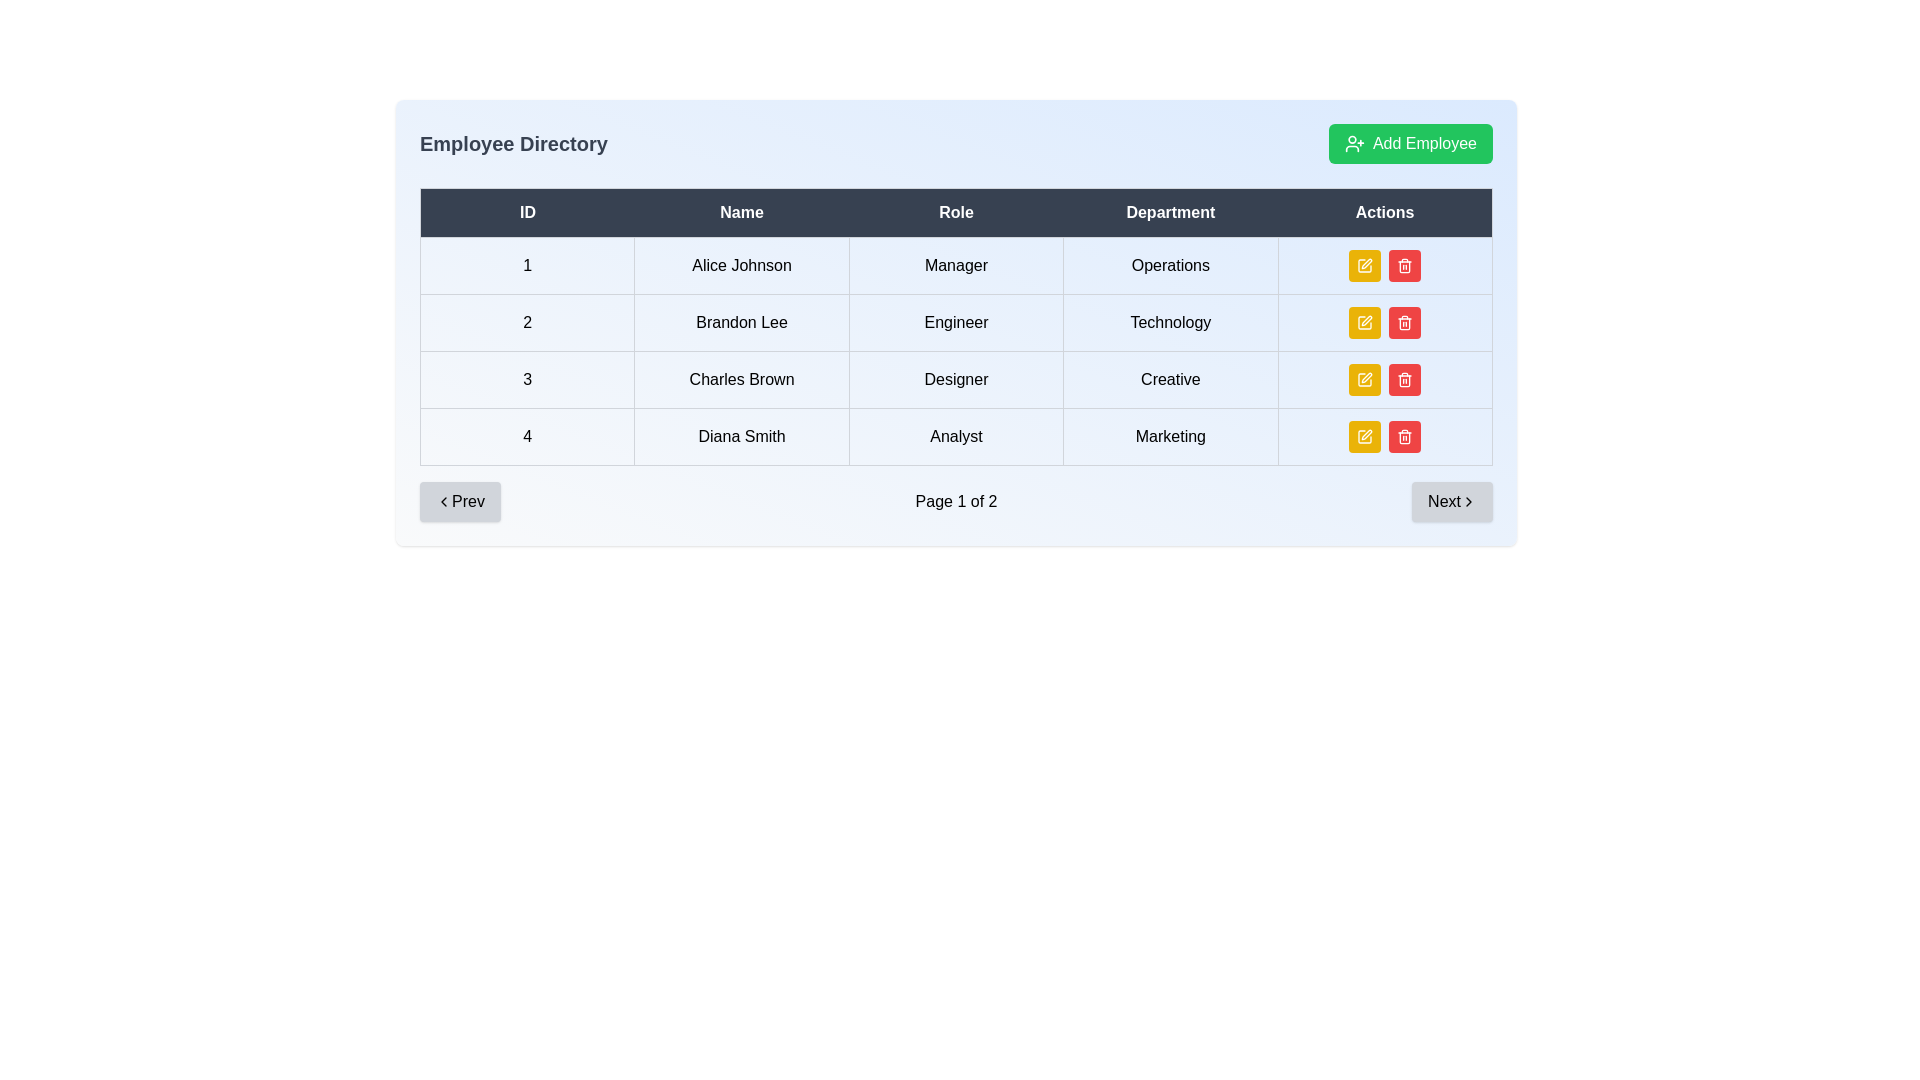  Describe the element at coordinates (955, 212) in the screenshot. I see `the 'Role' column header text label in the table, which is located between the 'Name' and 'Department' column headers` at that location.